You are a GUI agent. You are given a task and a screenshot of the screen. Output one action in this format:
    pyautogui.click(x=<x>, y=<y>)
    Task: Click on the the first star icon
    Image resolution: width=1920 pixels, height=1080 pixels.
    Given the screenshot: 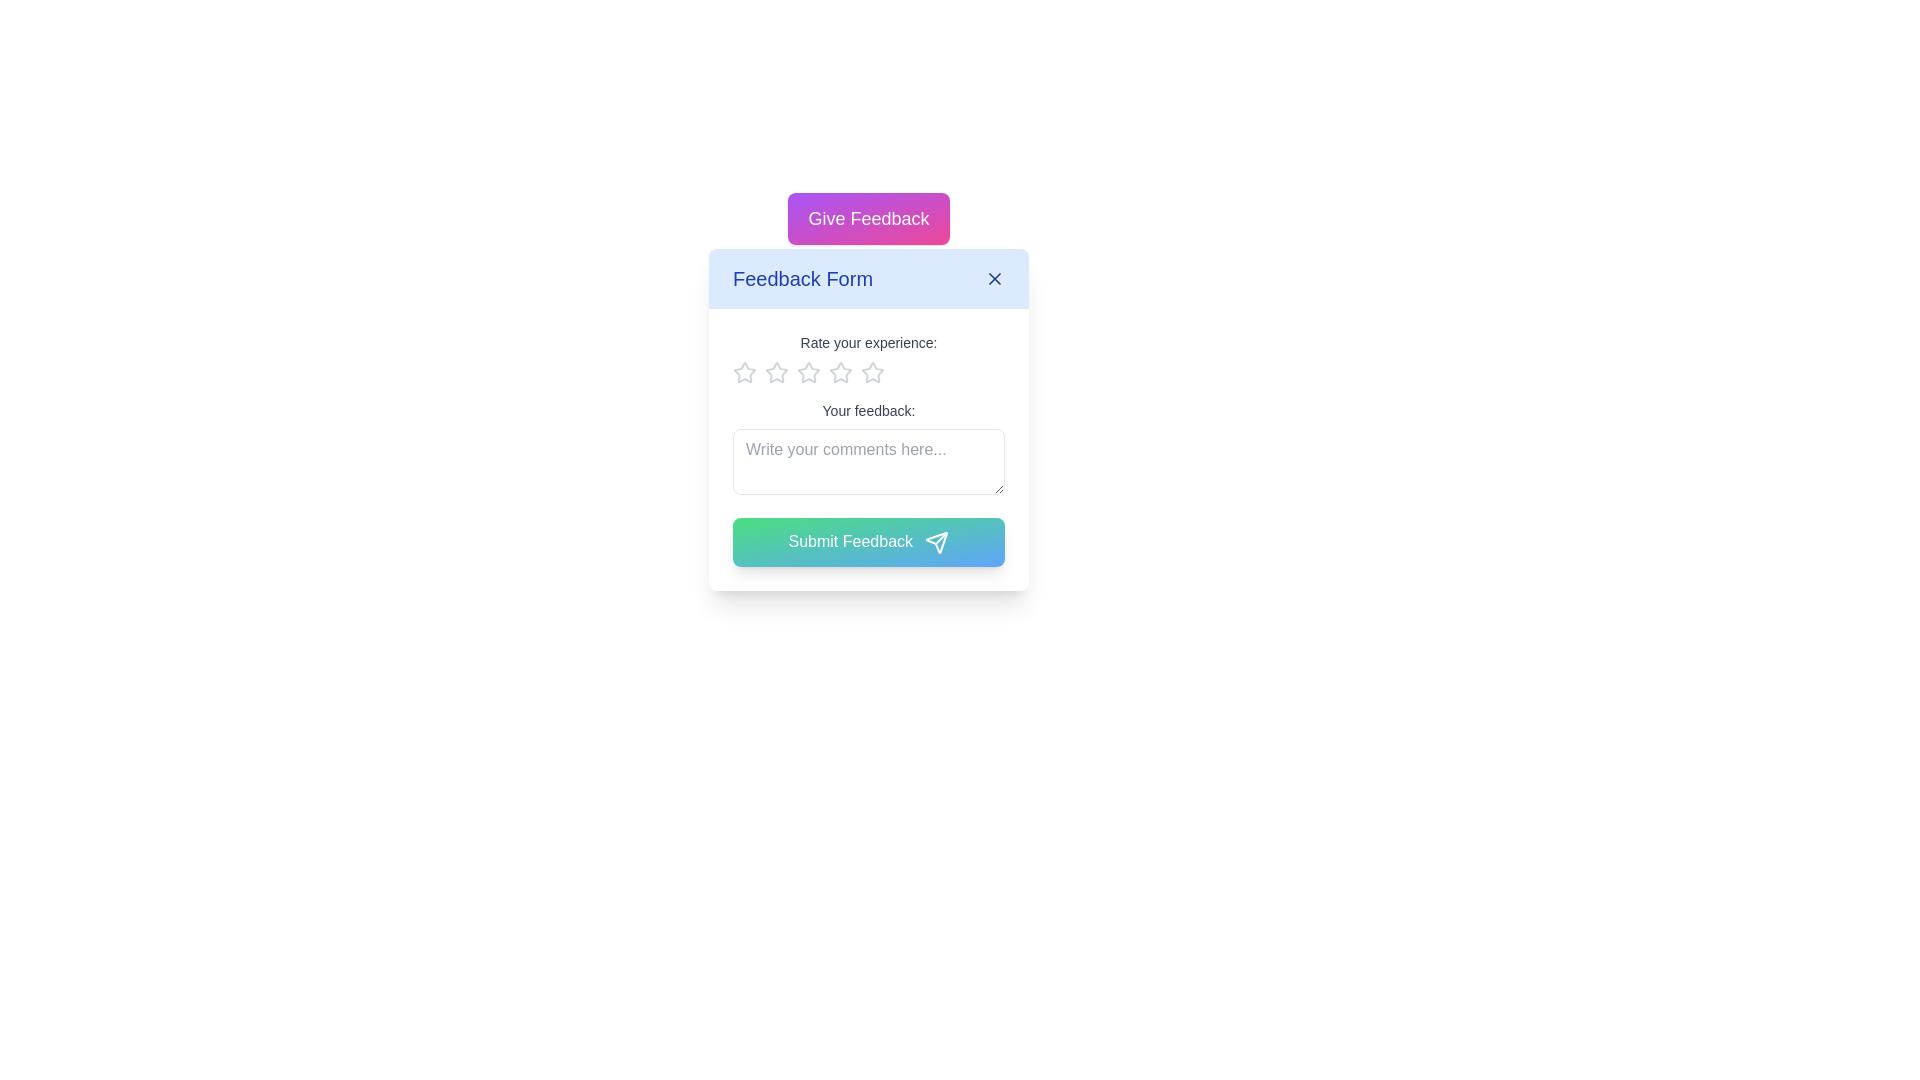 What is the action you would take?
    pyautogui.click(x=776, y=372)
    